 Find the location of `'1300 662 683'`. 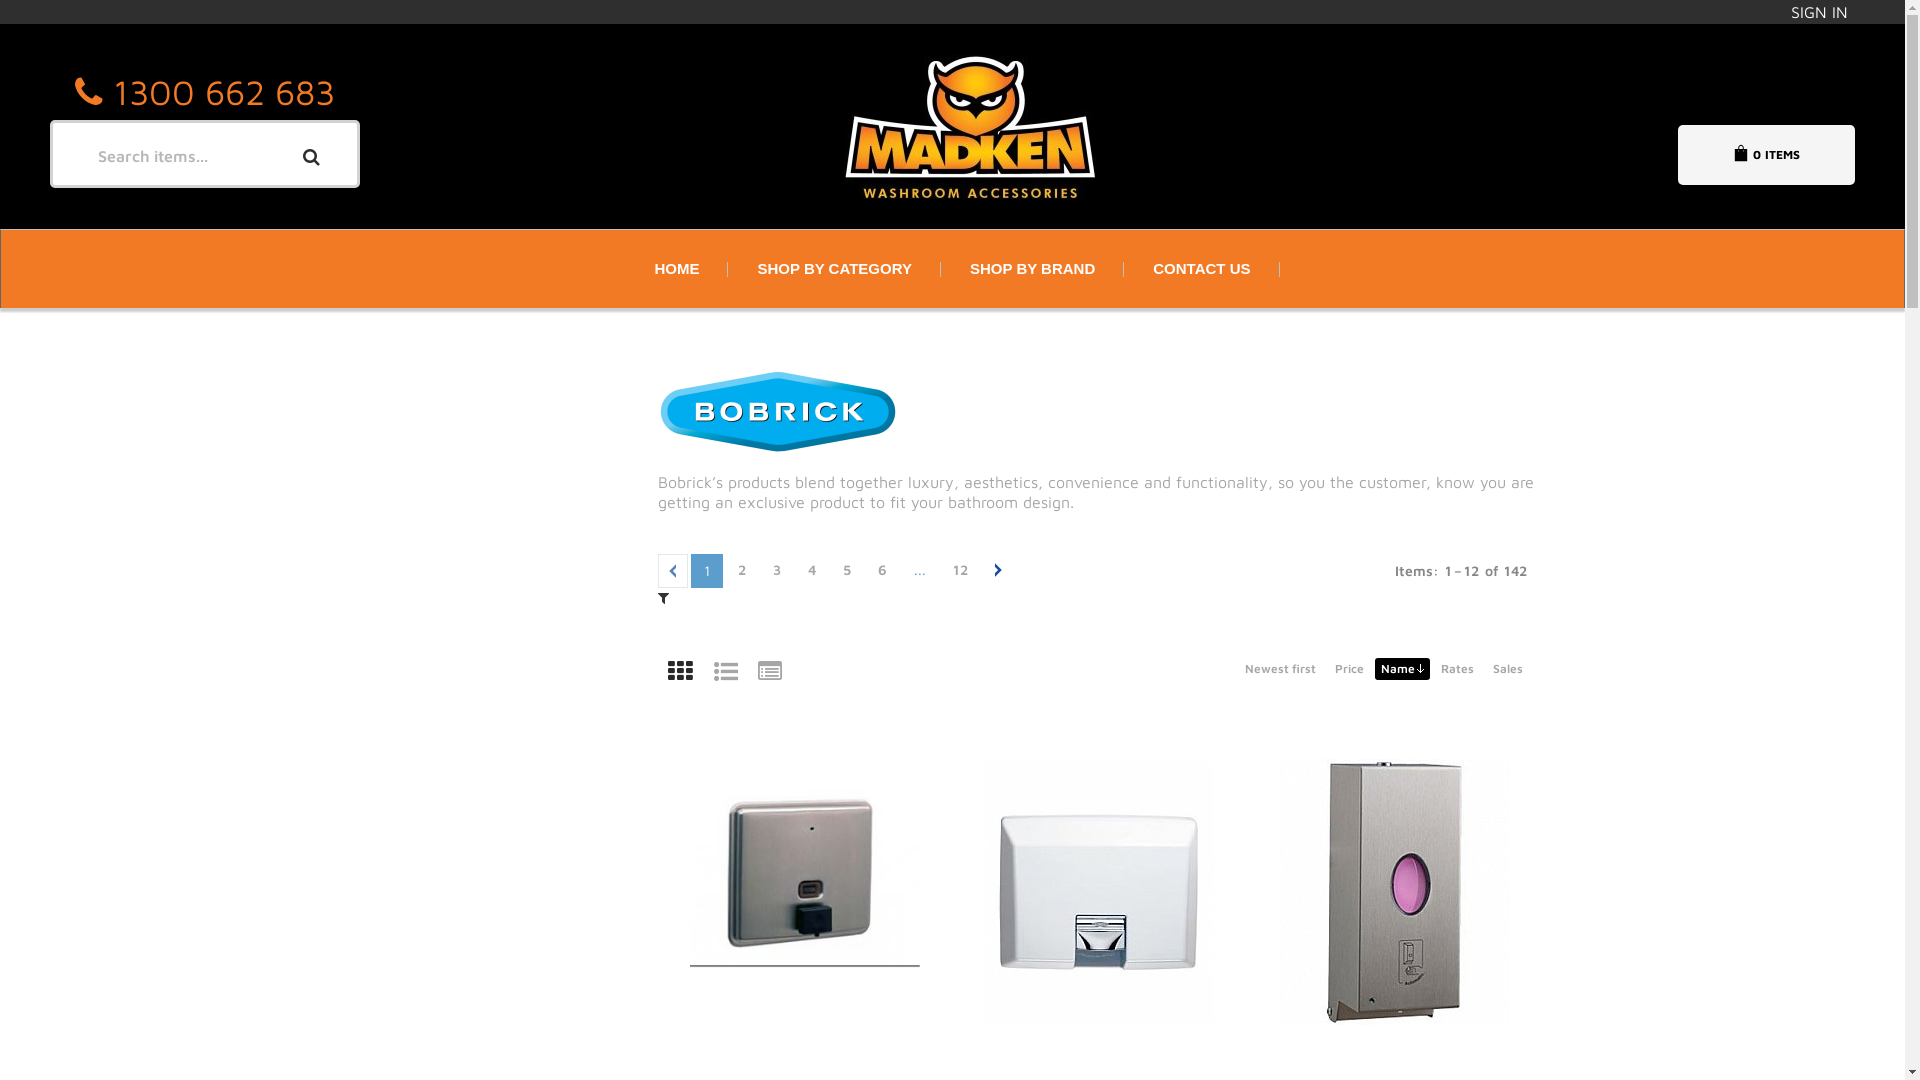

'1300 662 683' is located at coordinates (112, 91).